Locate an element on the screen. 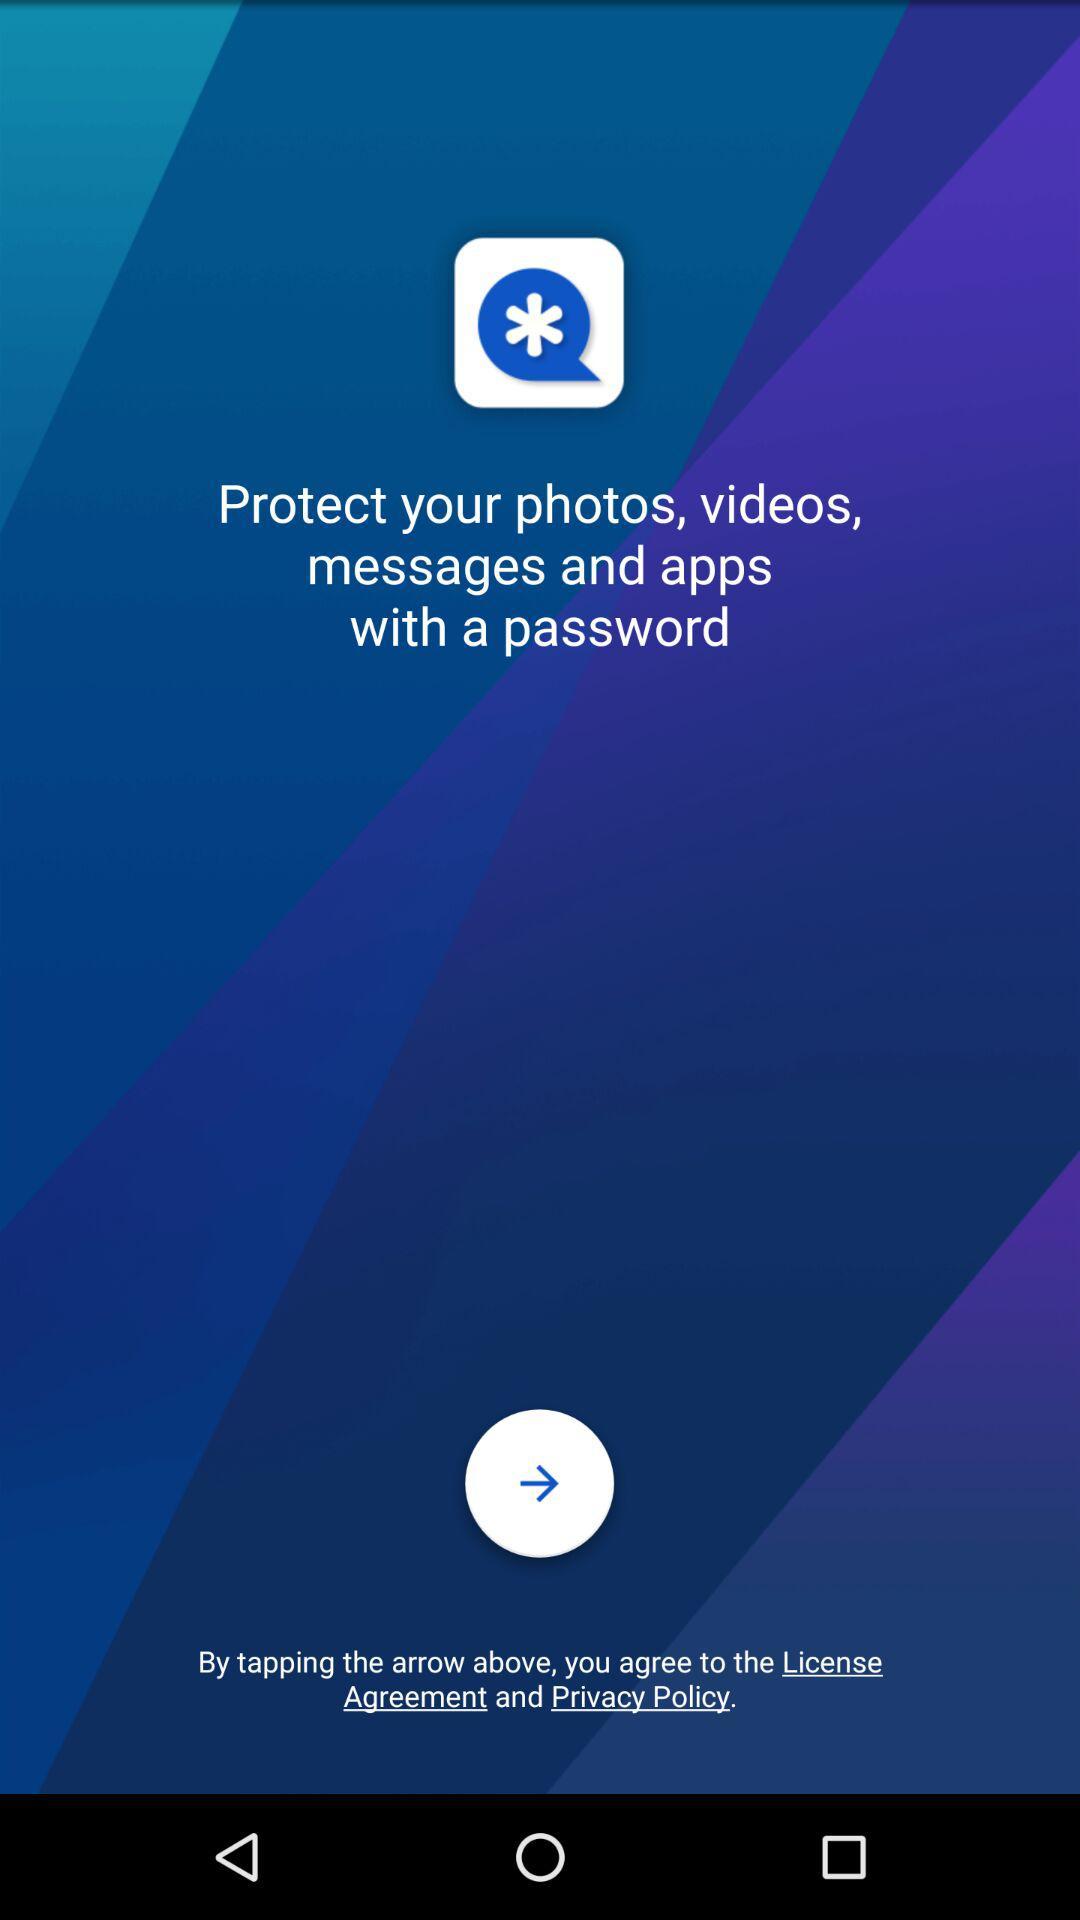 Image resolution: width=1080 pixels, height=1920 pixels. the arrow_forward icon is located at coordinates (538, 1595).